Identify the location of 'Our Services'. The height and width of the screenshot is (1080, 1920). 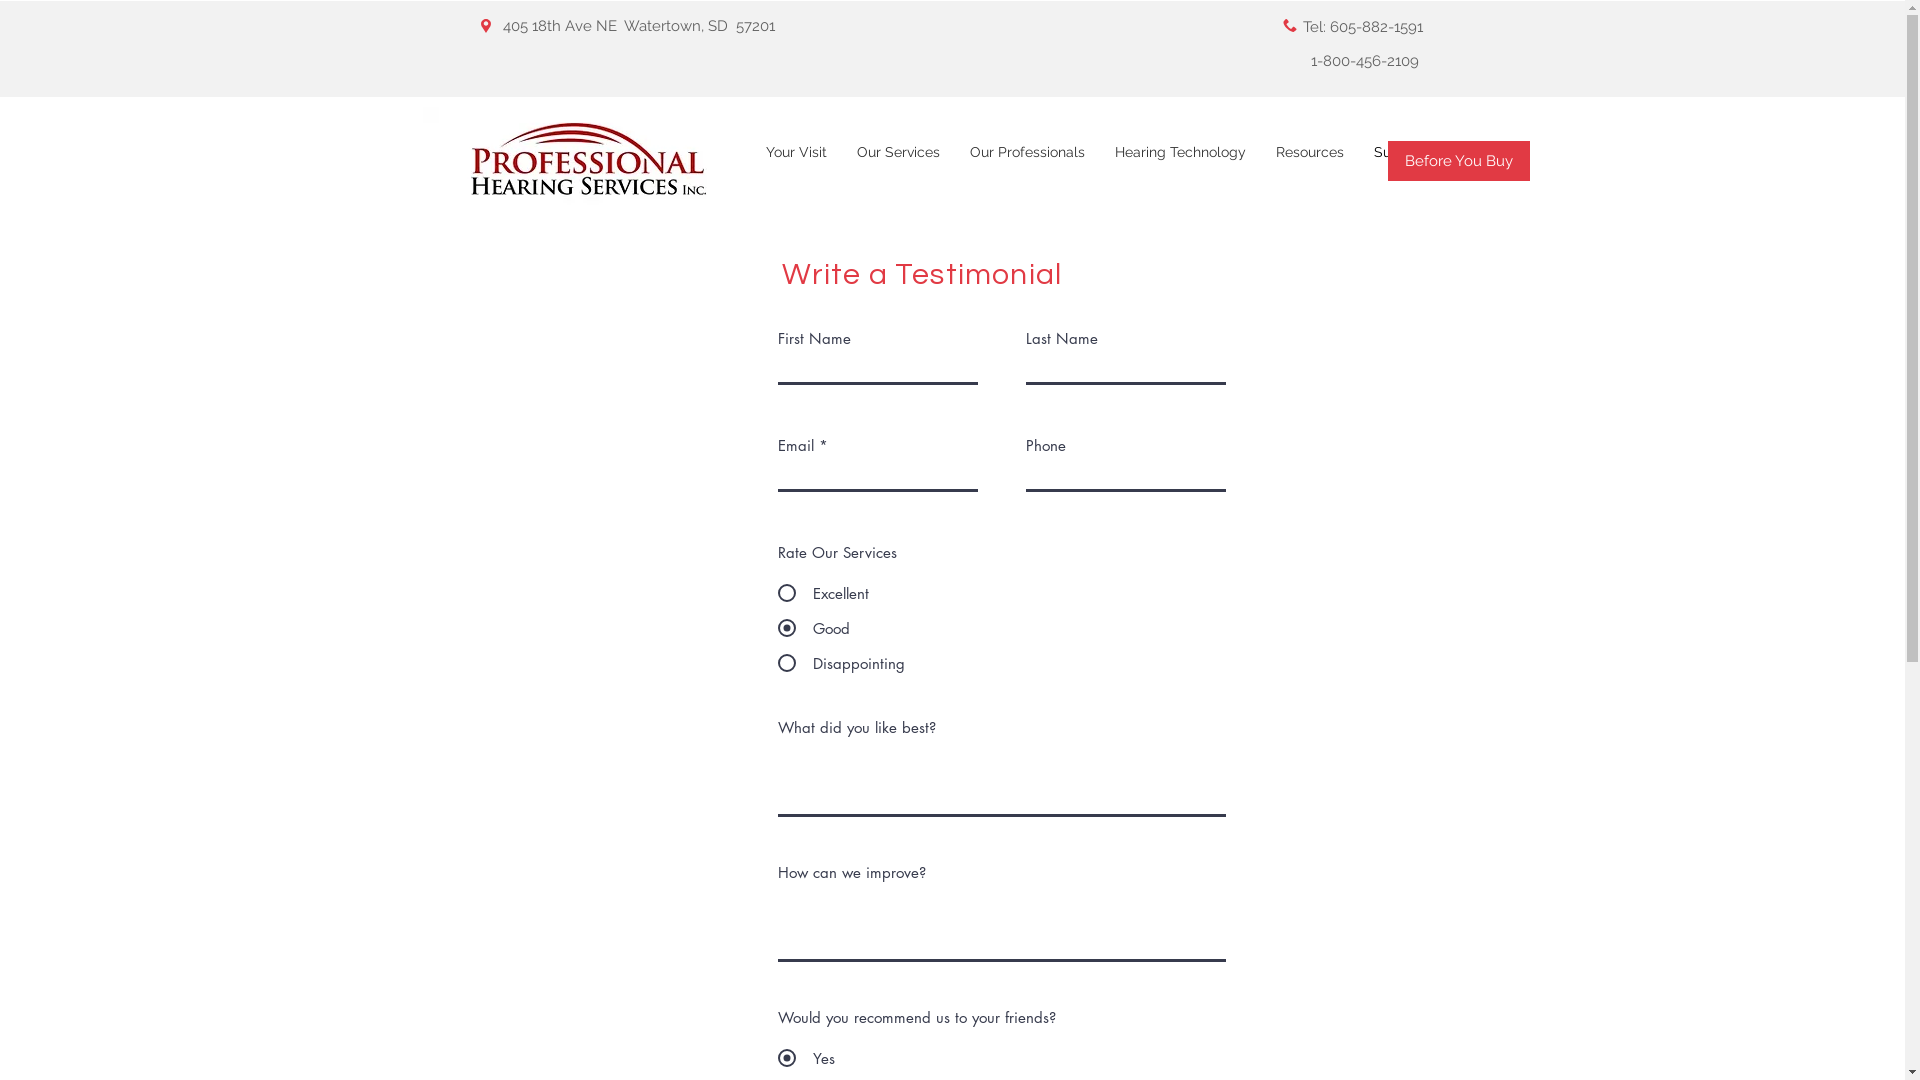
(841, 160).